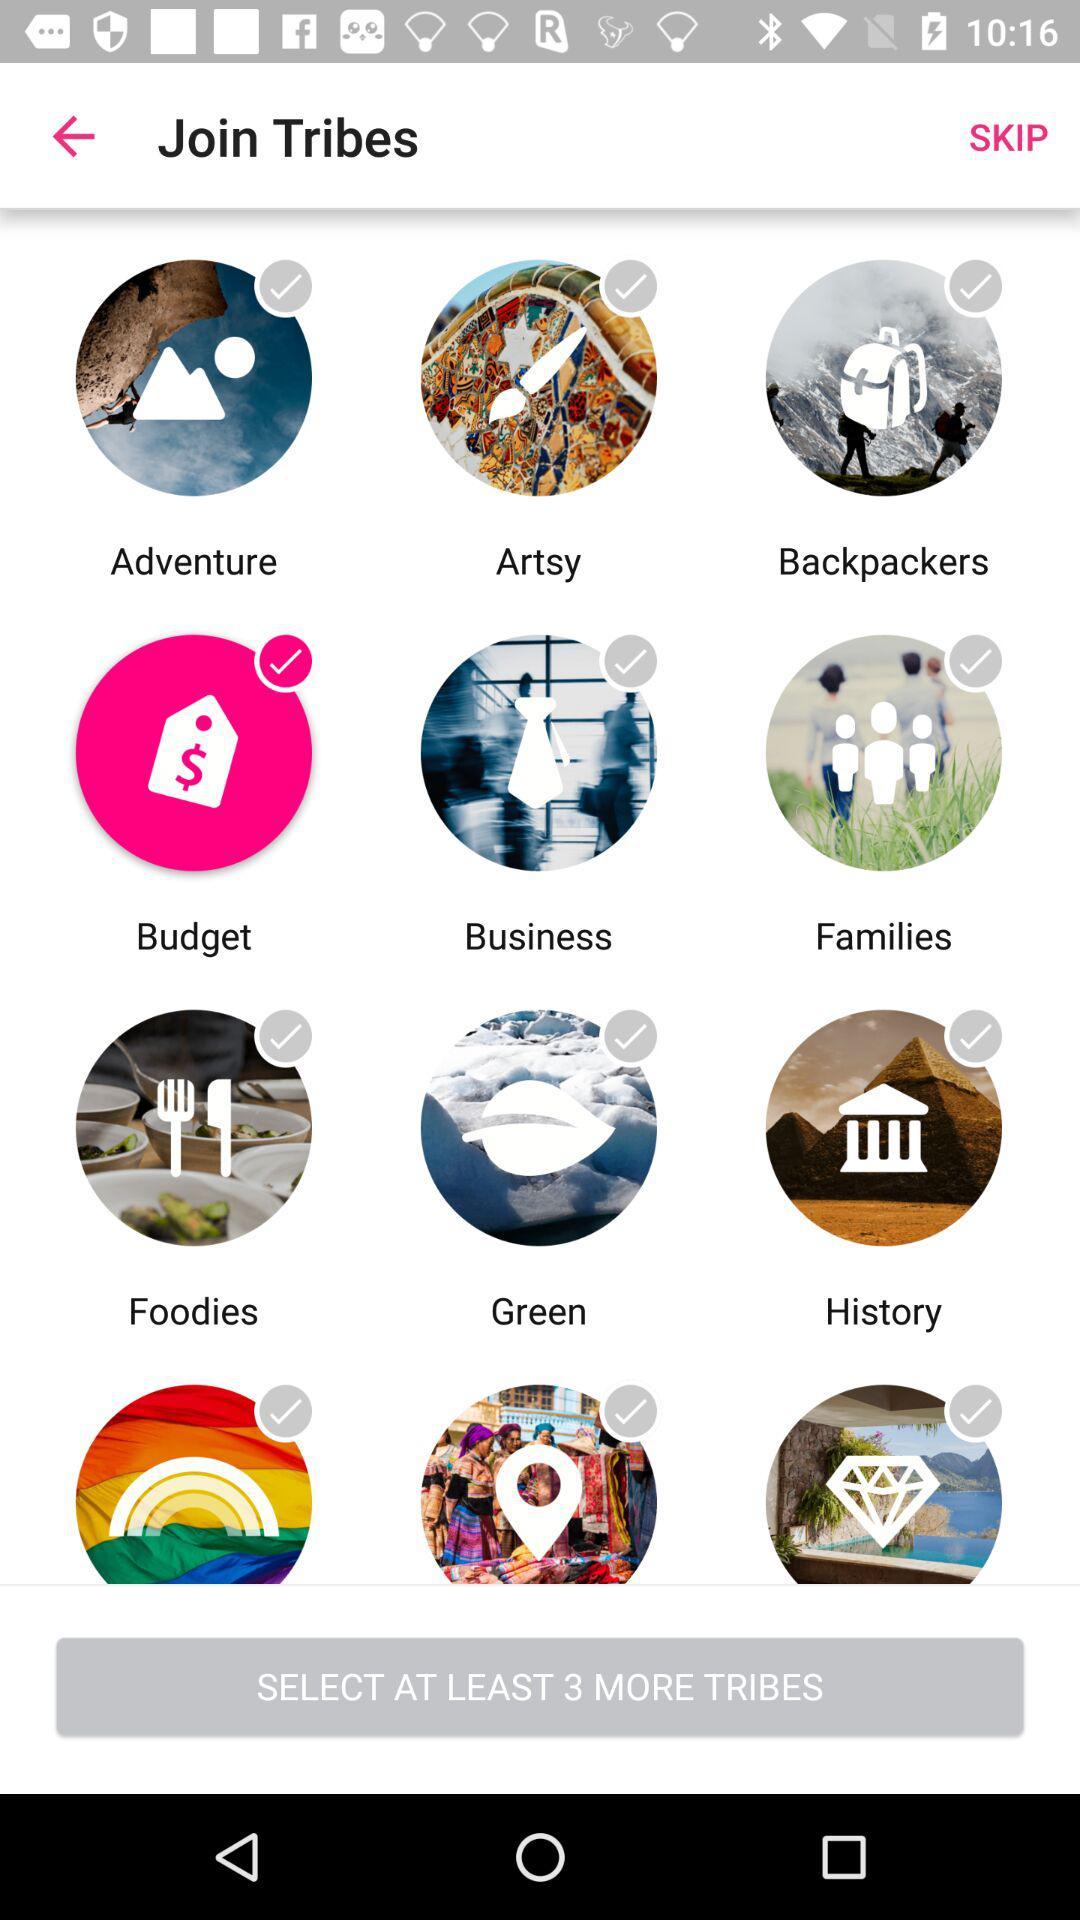 Image resolution: width=1080 pixels, height=1920 pixels. What do you see at coordinates (193, 1122) in the screenshot?
I see `a group to join` at bounding box center [193, 1122].